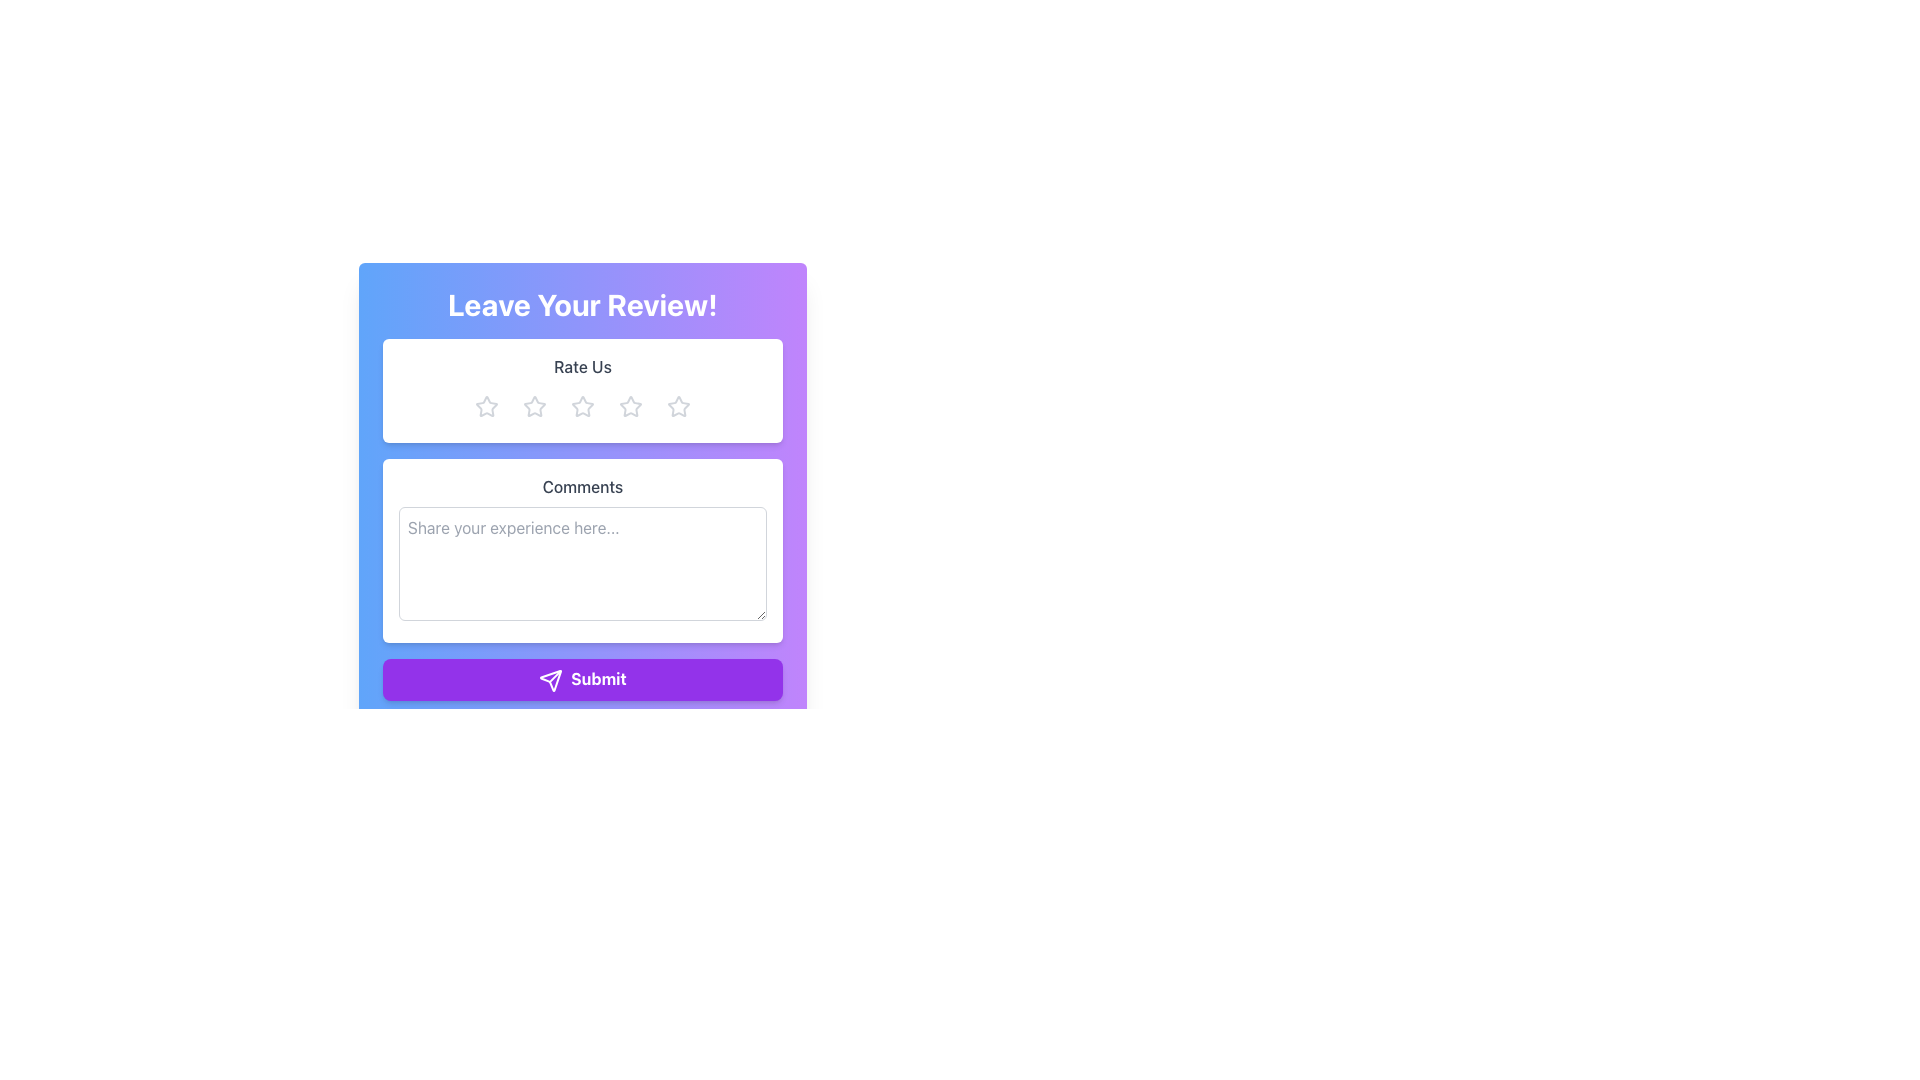  I want to click on the fifth star icon in the rating system to assign a five-star rating, so click(678, 406).